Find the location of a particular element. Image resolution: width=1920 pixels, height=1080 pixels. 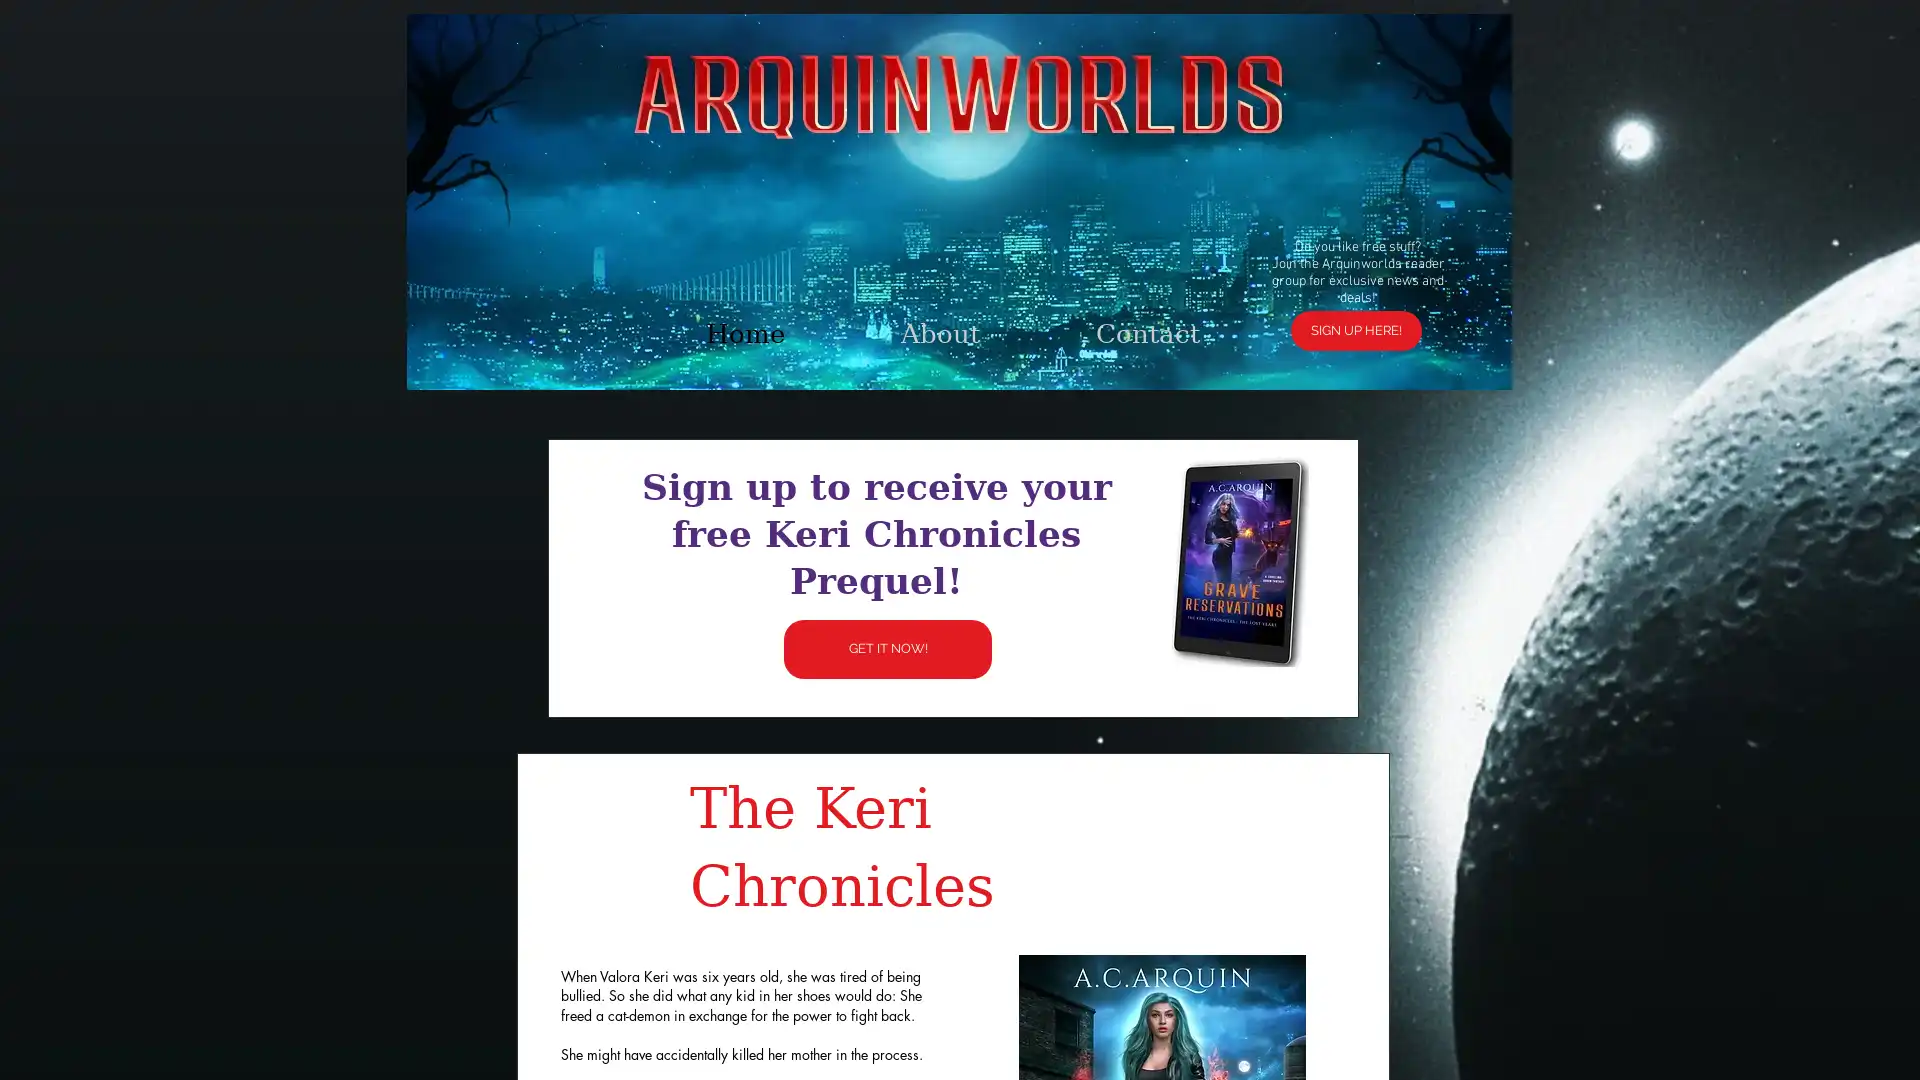

Back to site is located at coordinates (1256, 301).